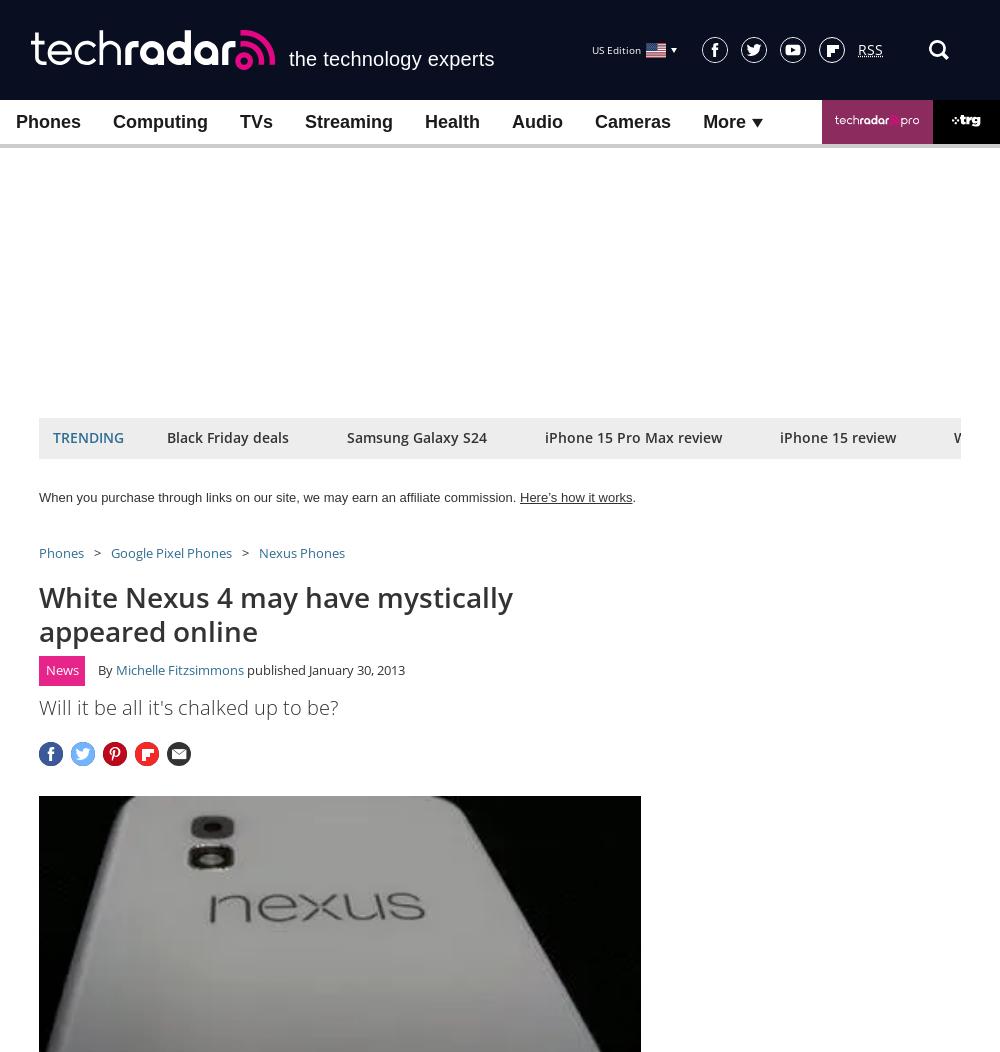 This screenshot has width=1000, height=1052. What do you see at coordinates (115, 669) in the screenshot?
I see `'Michelle Fitzsimmons'` at bounding box center [115, 669].